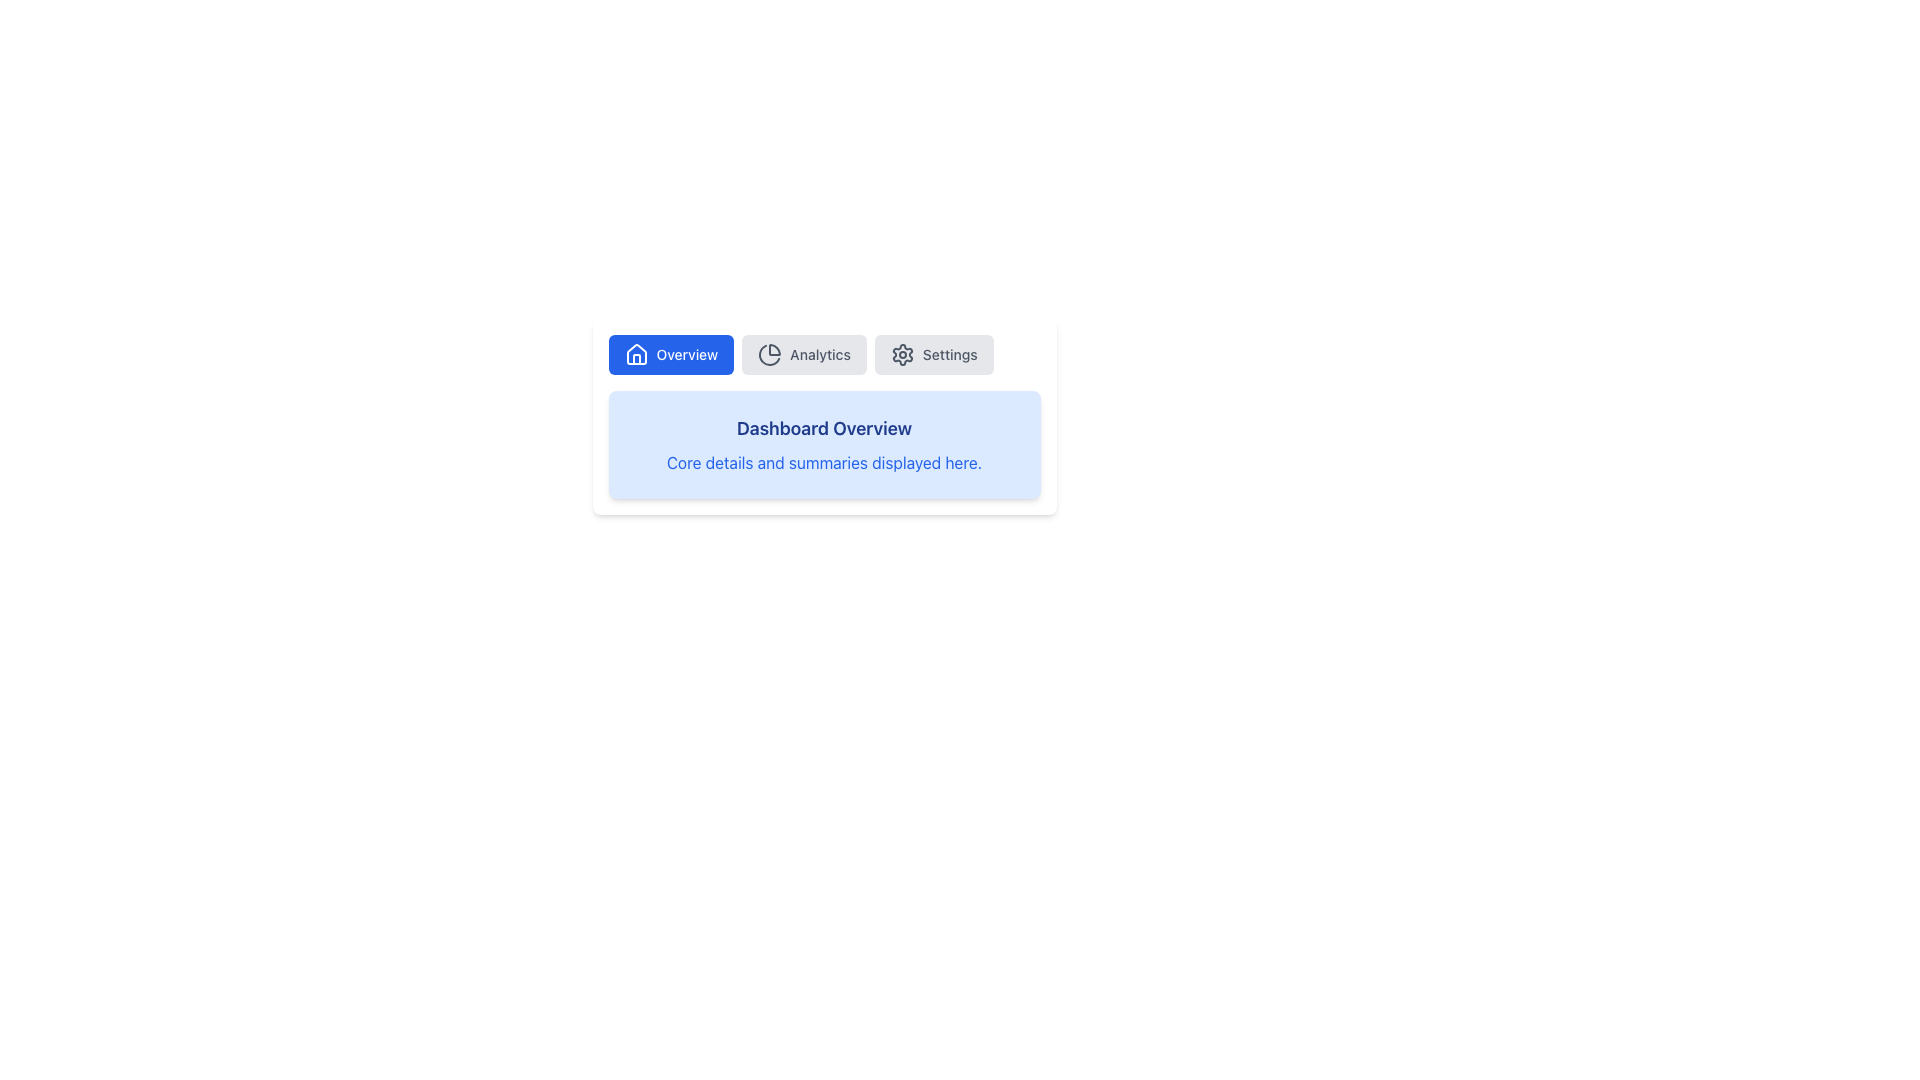  What do you see at coordinates (820, 353) in the screenshot?
I see `the text label displaying 'Analytics', which is styled in gray and positioned beside an icon on a lighter gray background` at bounding box center [820, 353].